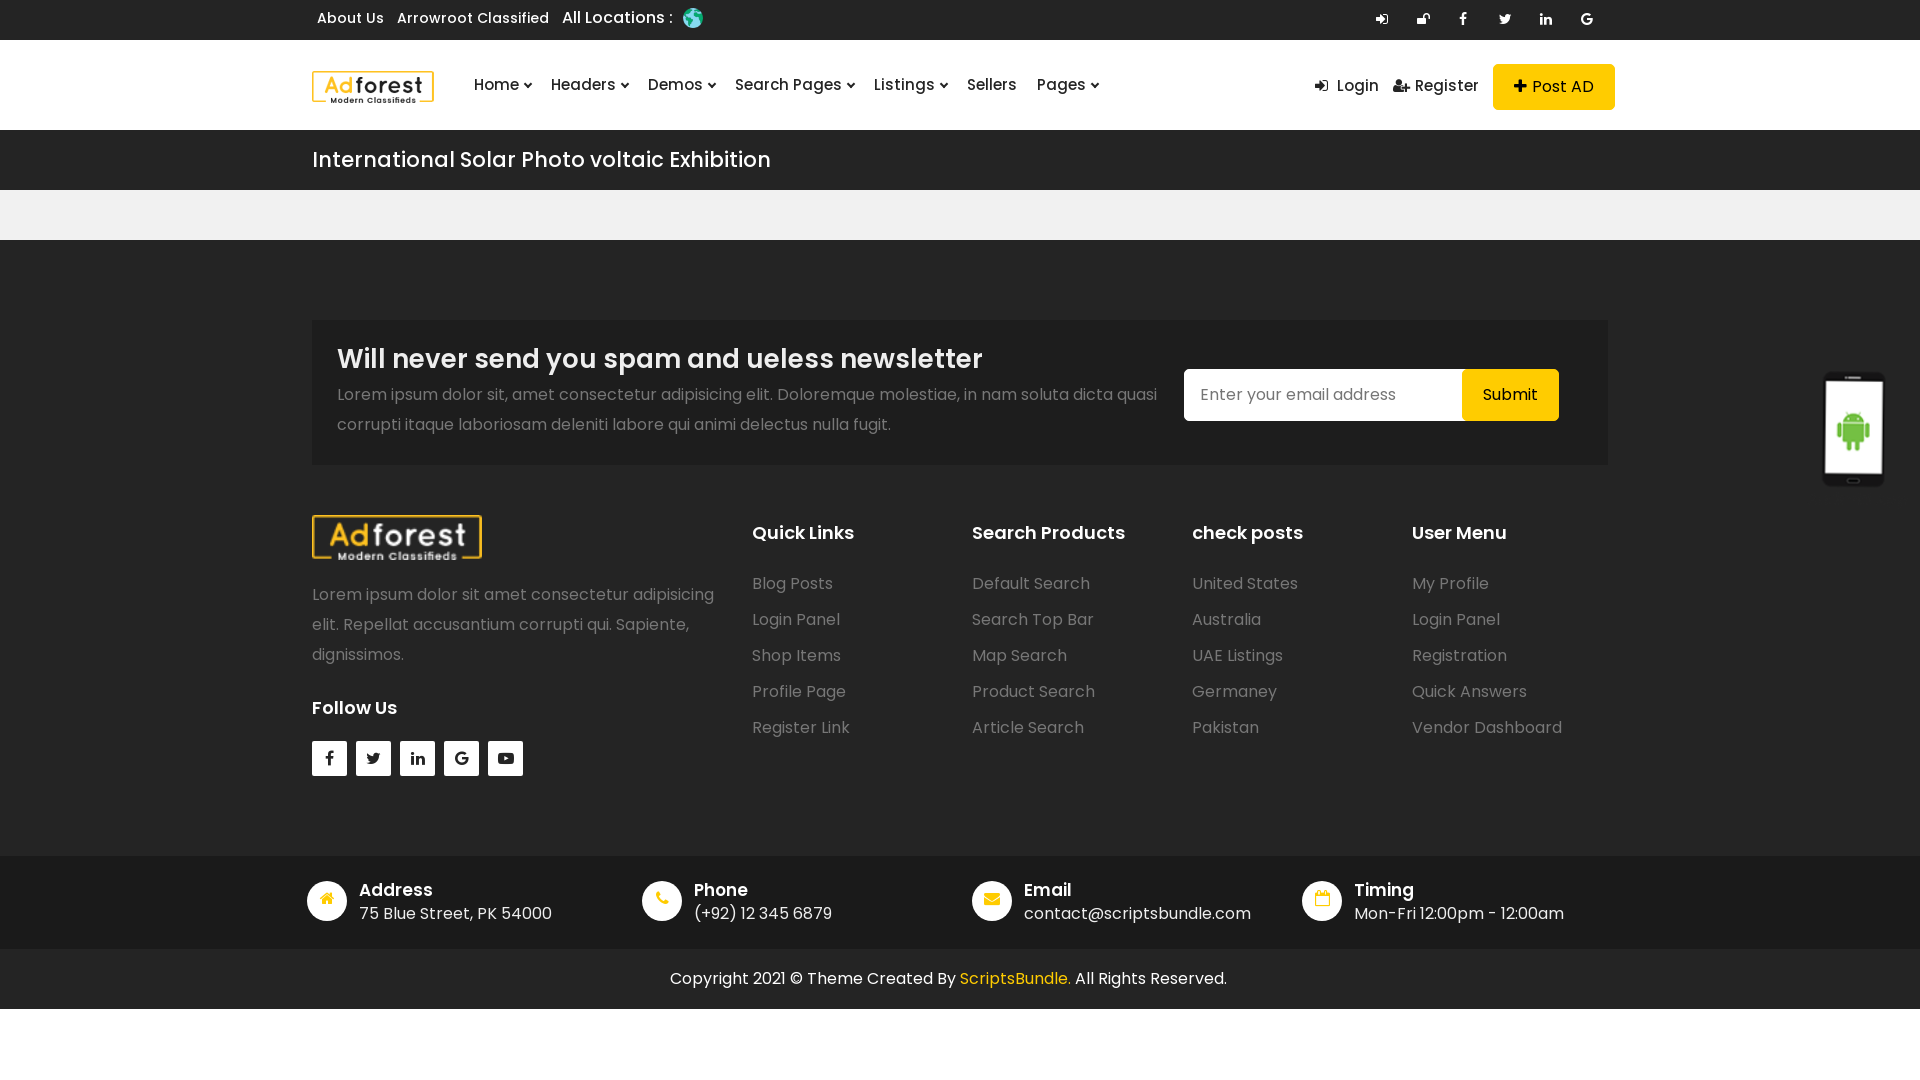 The height and width of the screenshot is (1080, 1920). Describe the element at coordinates (1224, 727) in the screenshot. I see `'Pakistan'` at that location.